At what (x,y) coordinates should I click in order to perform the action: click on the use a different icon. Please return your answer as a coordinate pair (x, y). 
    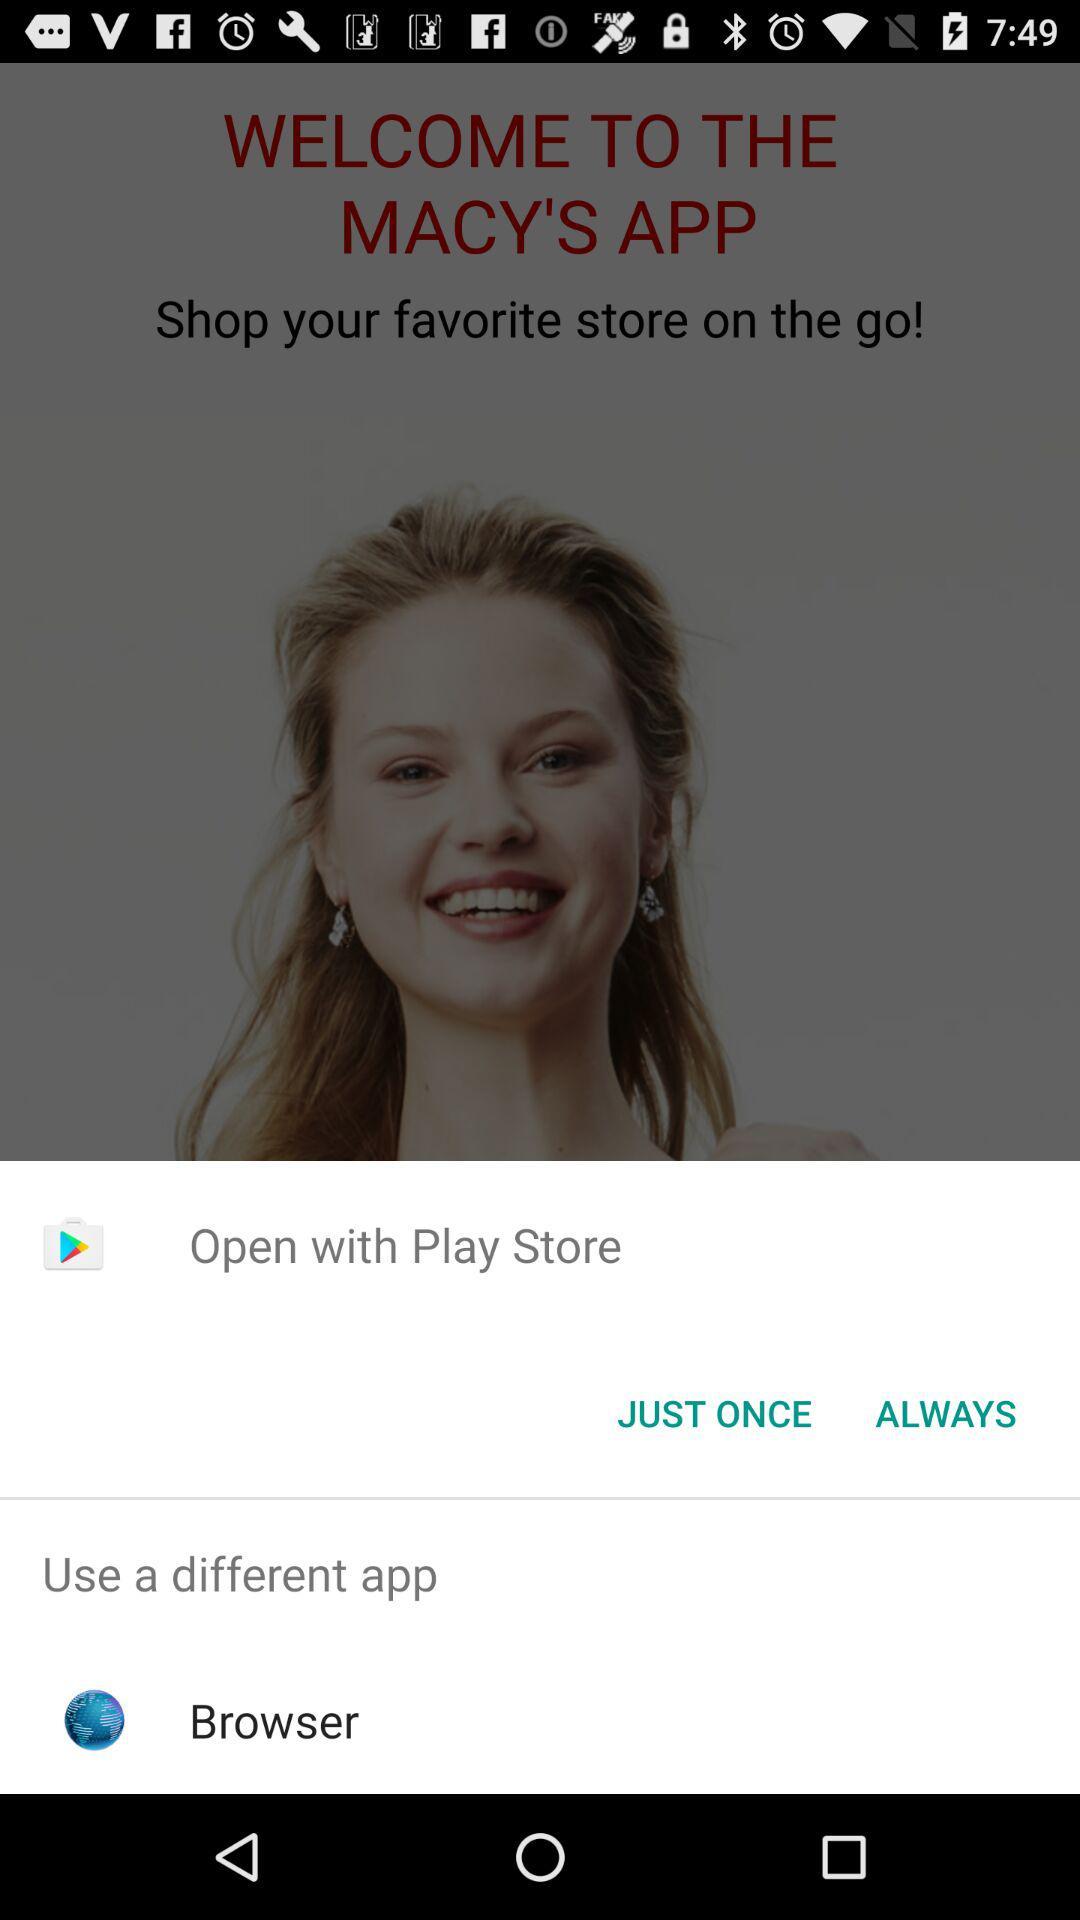
    Looking at the image, I should click on (540, 1572).